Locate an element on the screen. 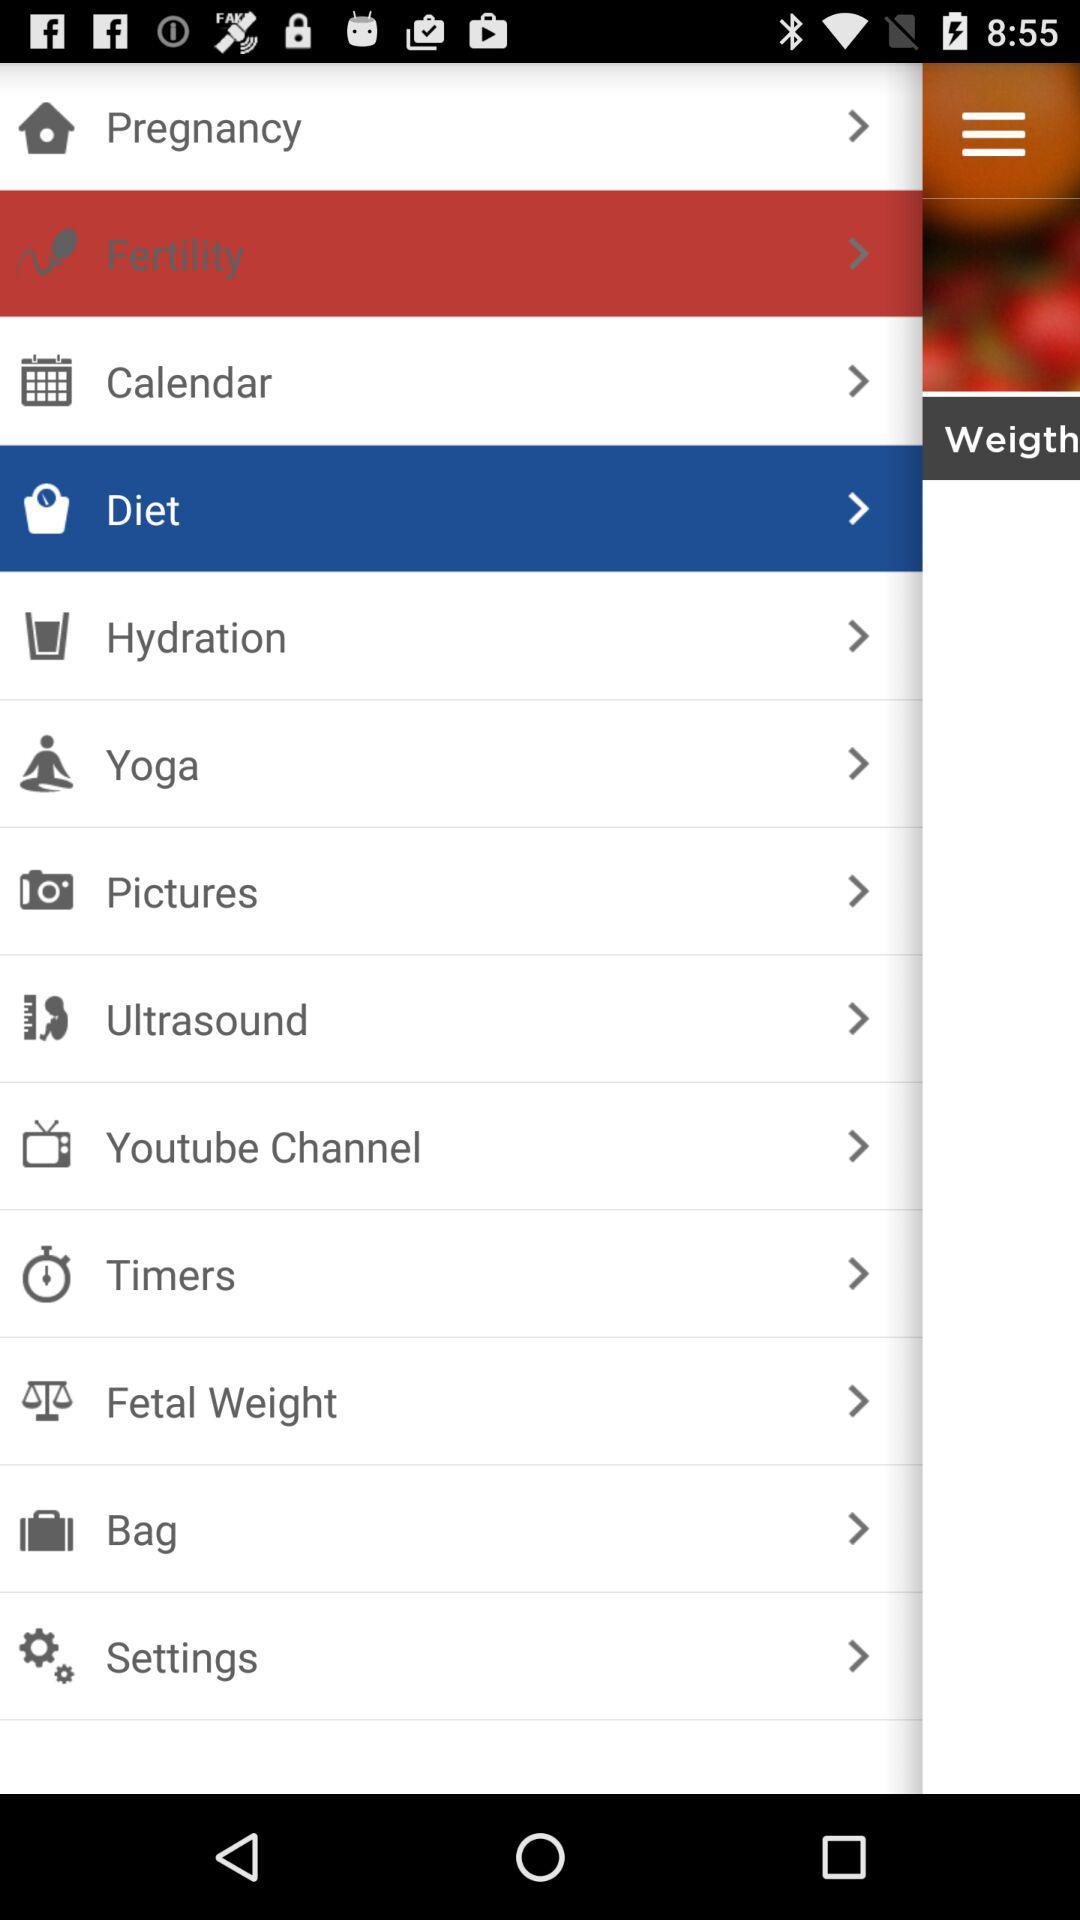 The image size is (1080, 1920). the checkbox above the bag item is located at coordinates (457, 1400).